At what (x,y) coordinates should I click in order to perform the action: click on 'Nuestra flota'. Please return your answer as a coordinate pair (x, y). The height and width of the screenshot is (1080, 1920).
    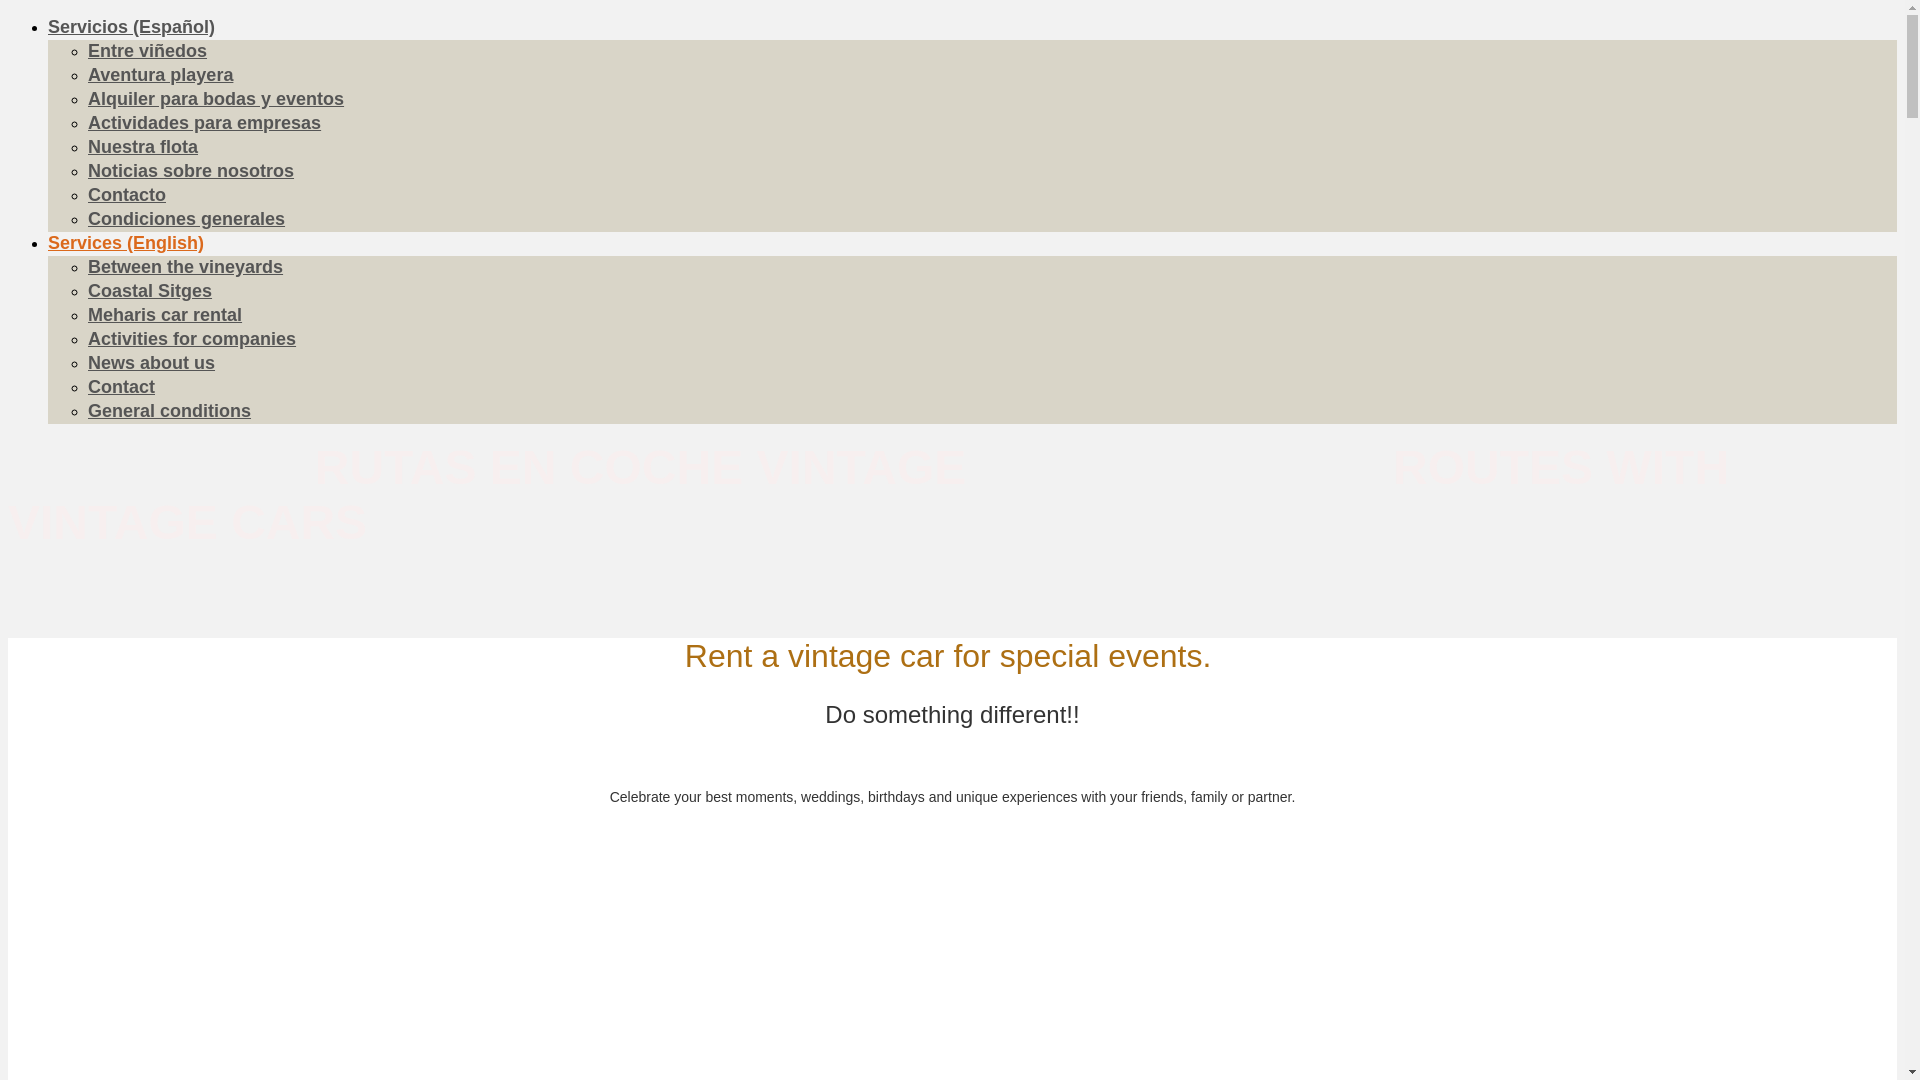
    Looking at the image, I should click on (142, 145).